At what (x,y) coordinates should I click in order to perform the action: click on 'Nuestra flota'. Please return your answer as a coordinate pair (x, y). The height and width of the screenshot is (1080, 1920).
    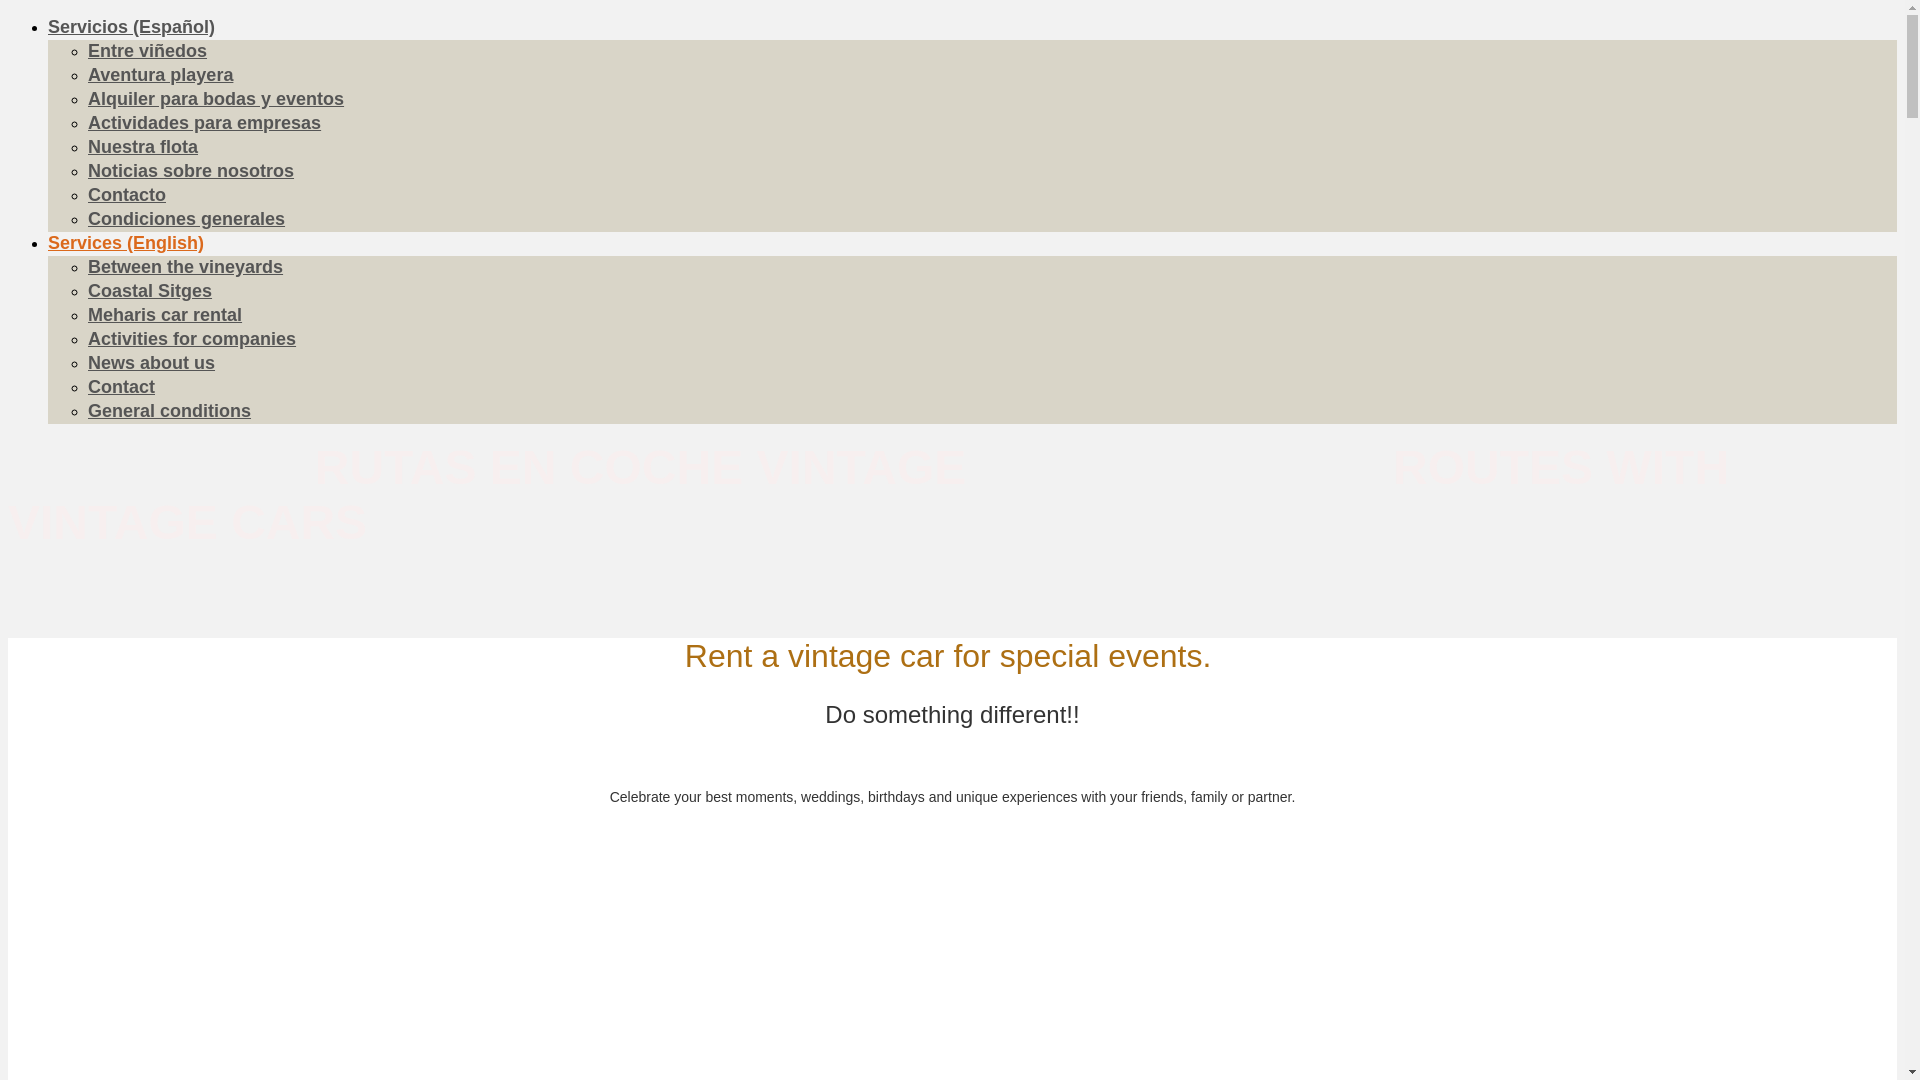
    Looking at the image, I should click on (142, 145).